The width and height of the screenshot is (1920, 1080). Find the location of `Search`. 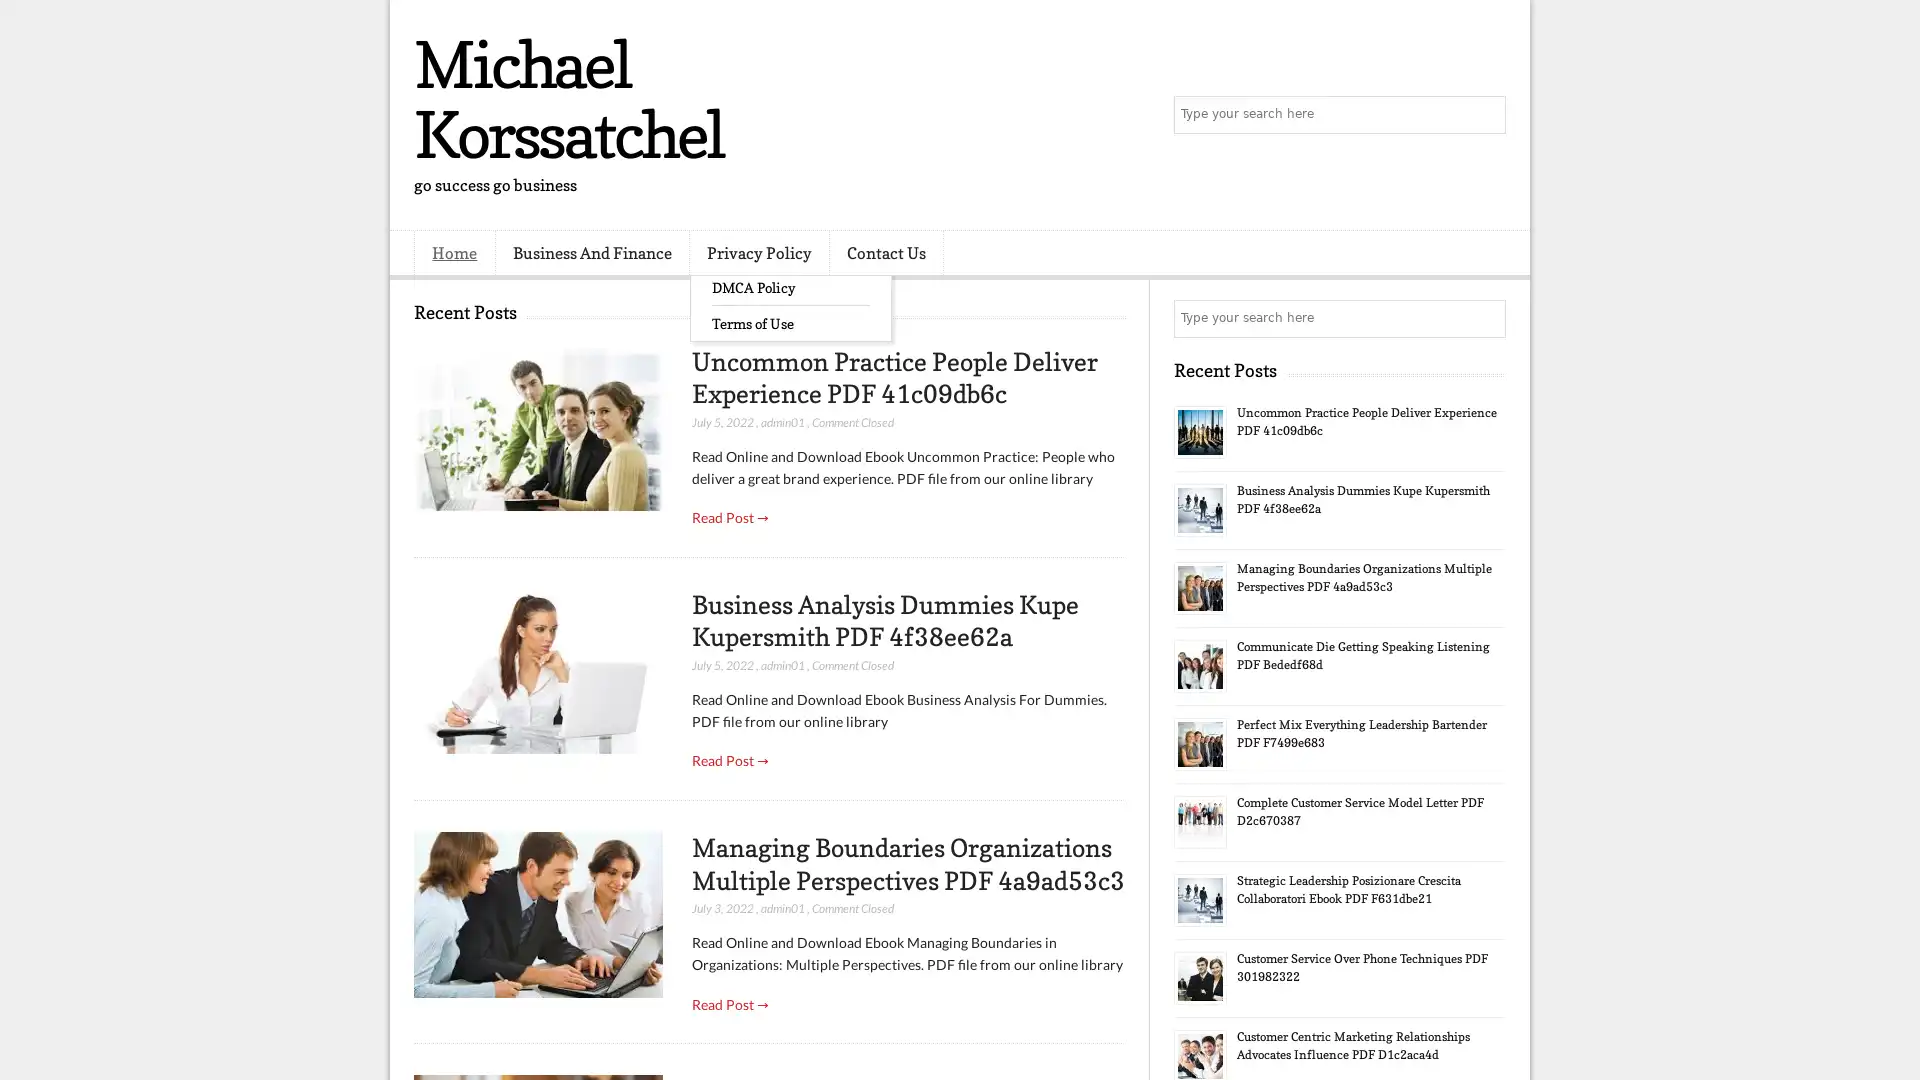

Search is located at coordinates (1485, 115).